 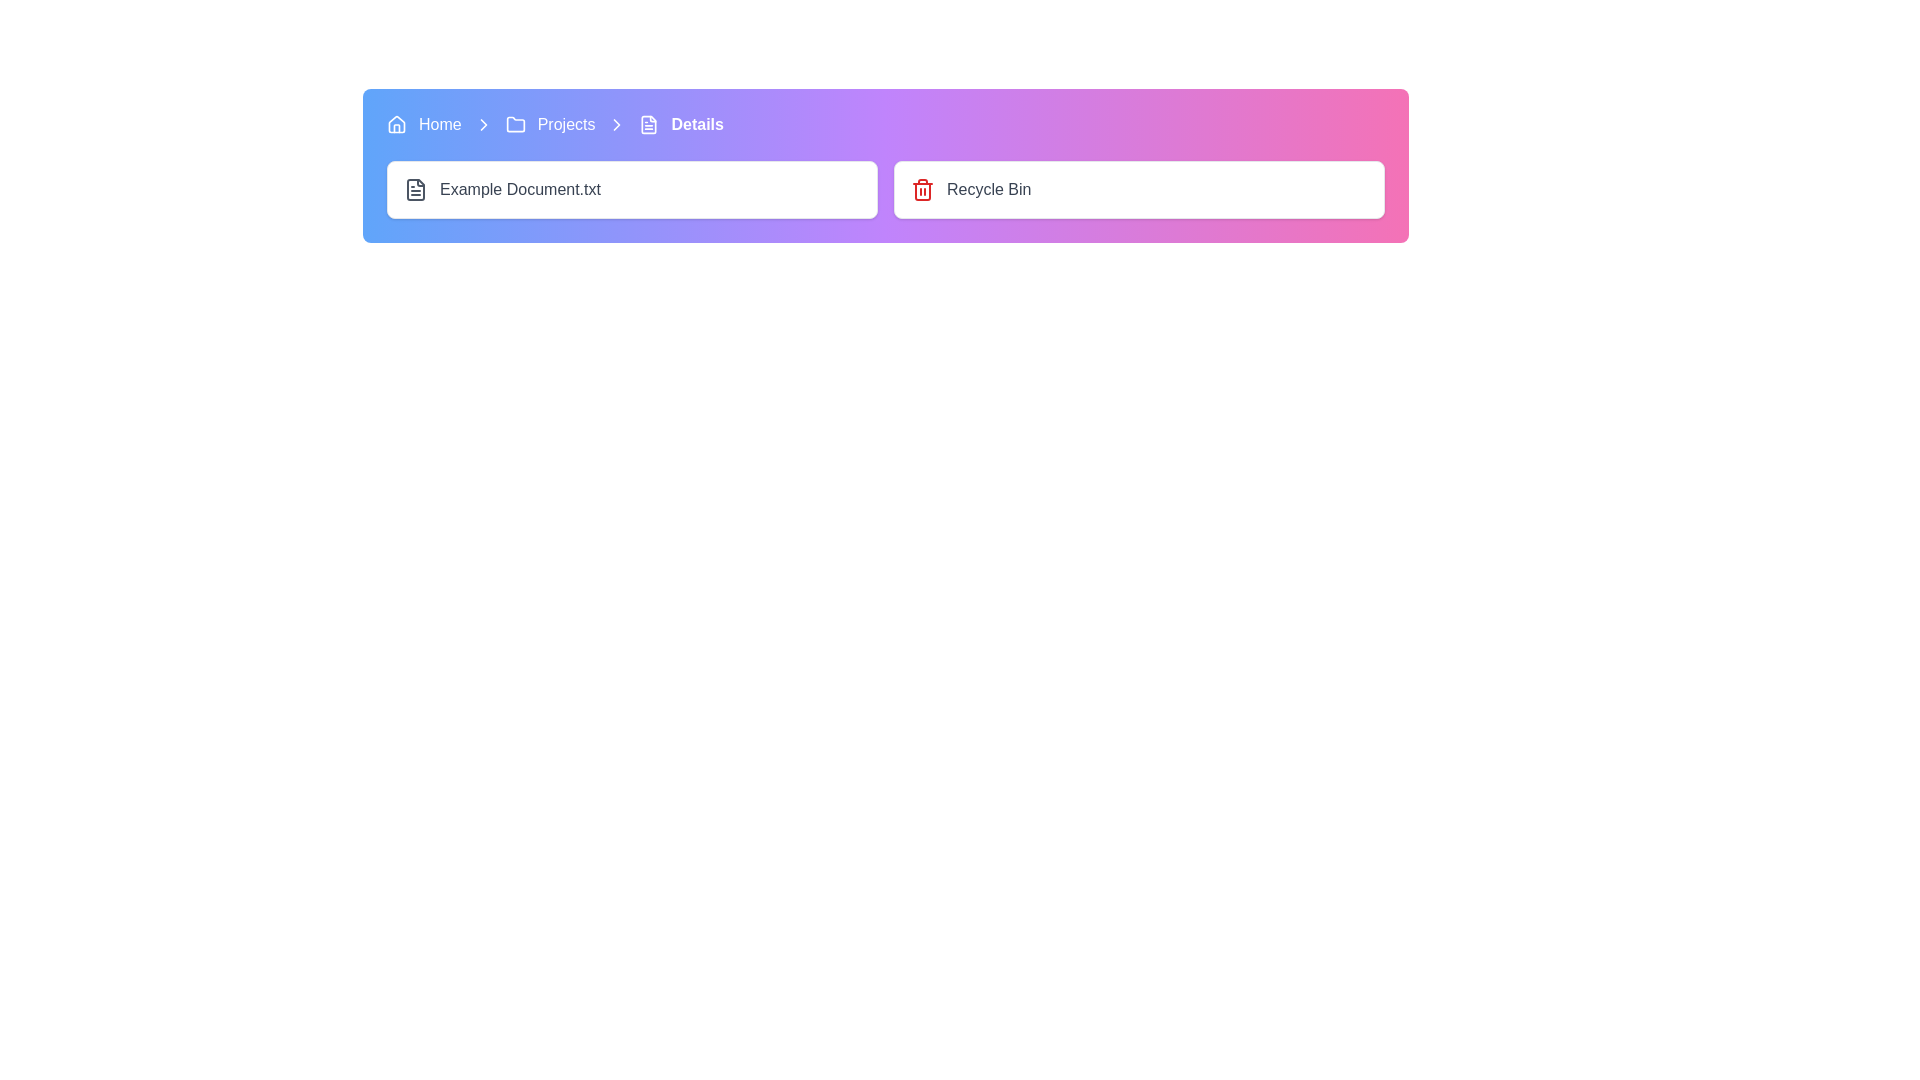 I want to click on properties of the rightward-pointing chevron icon in the breadcrumb navigation system, located between 'Projects' and 'Details', so click(x=483, y=124).